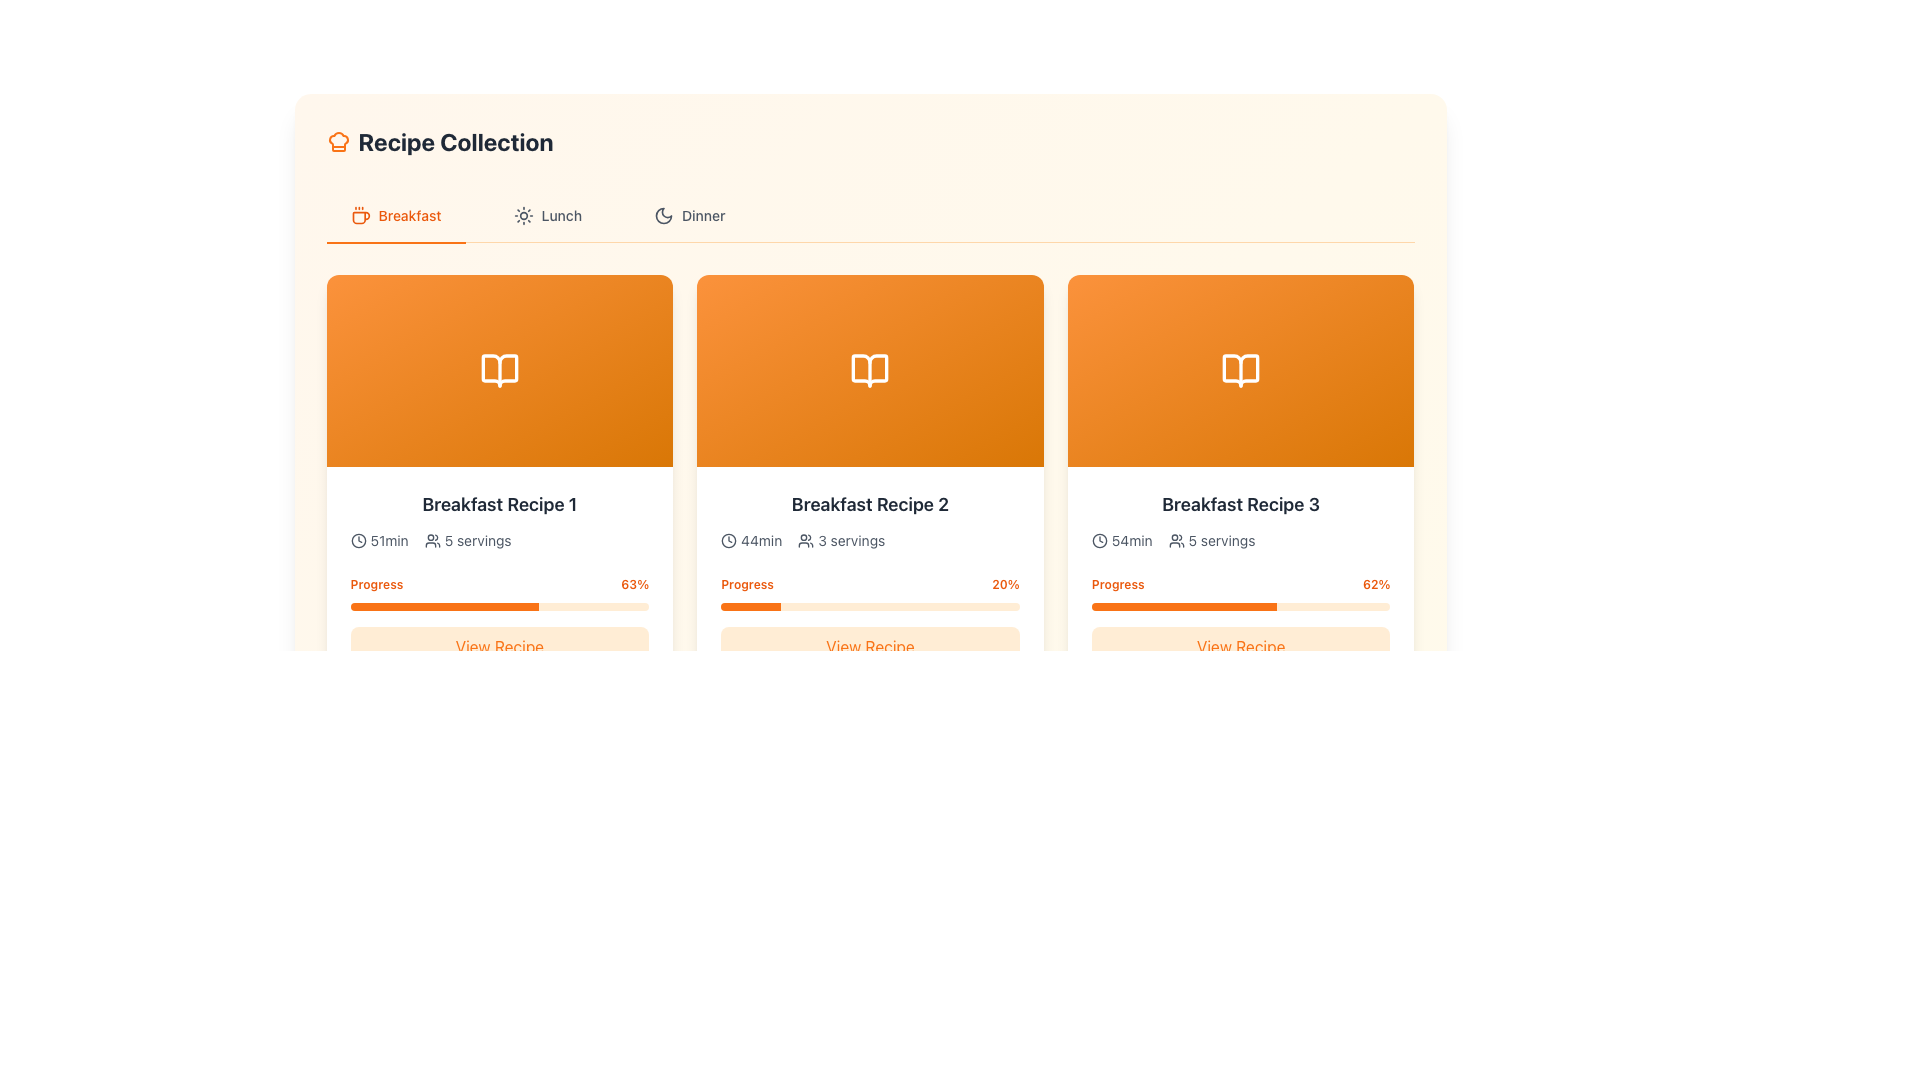  What do you see at coordinates (1240, 370) in the screenshot?
I see `the graphical header with an open book icon in the 'Breakfast Recipe 3' card` at bounding box center [1240, 370].